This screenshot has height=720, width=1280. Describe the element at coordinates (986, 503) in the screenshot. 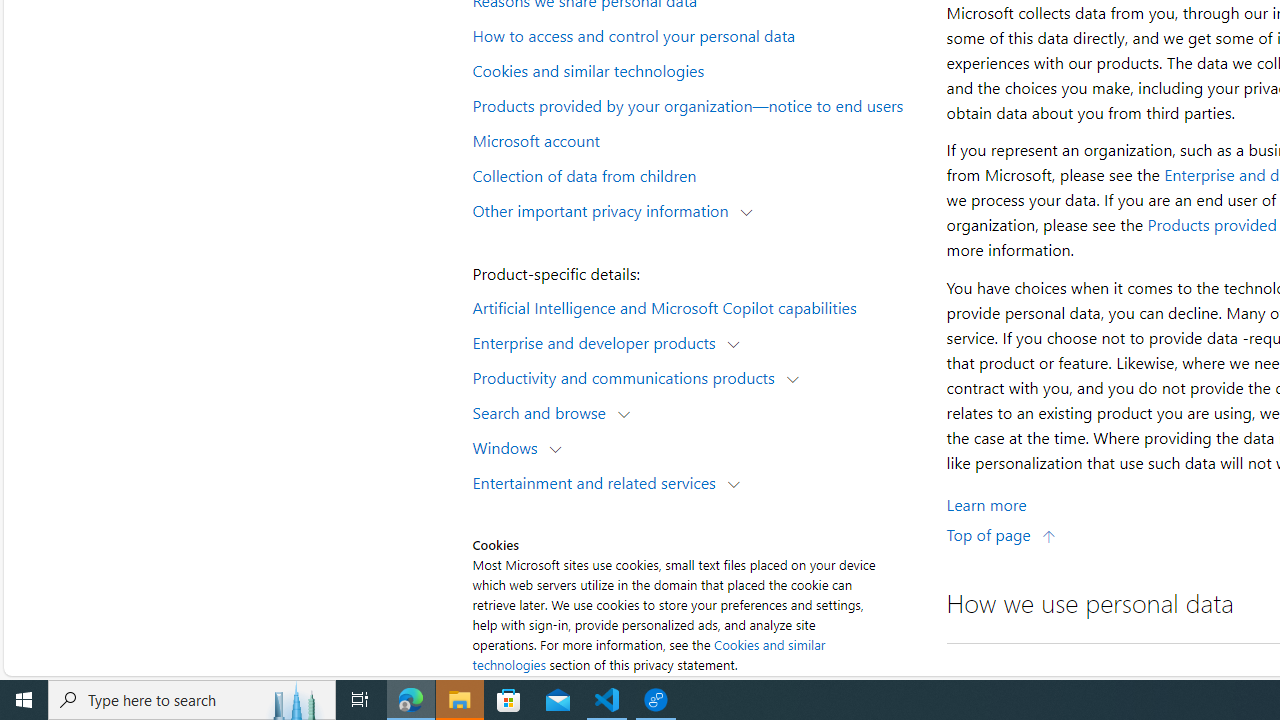

I see `'Learn More about Personal data we collect'` at that location.